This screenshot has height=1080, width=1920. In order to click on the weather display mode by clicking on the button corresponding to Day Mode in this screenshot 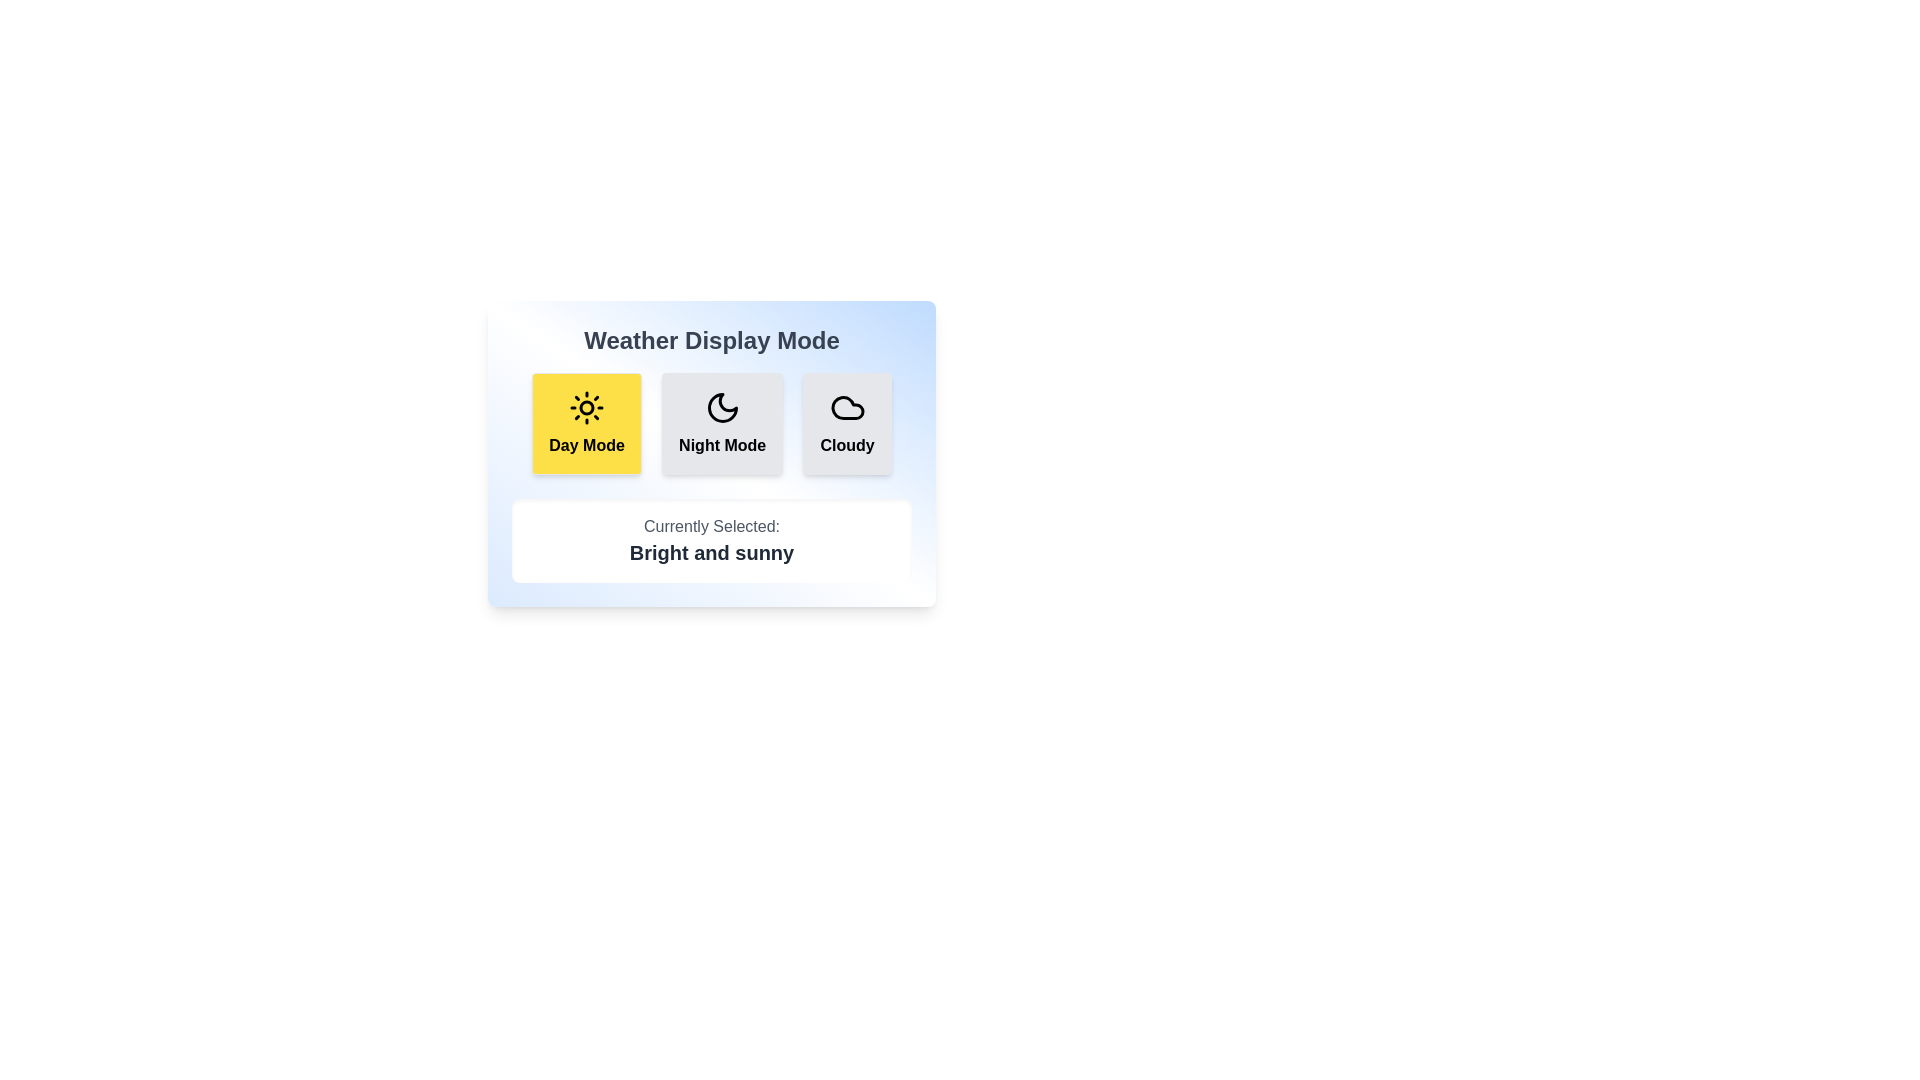, I will do `click(585, 423)`.